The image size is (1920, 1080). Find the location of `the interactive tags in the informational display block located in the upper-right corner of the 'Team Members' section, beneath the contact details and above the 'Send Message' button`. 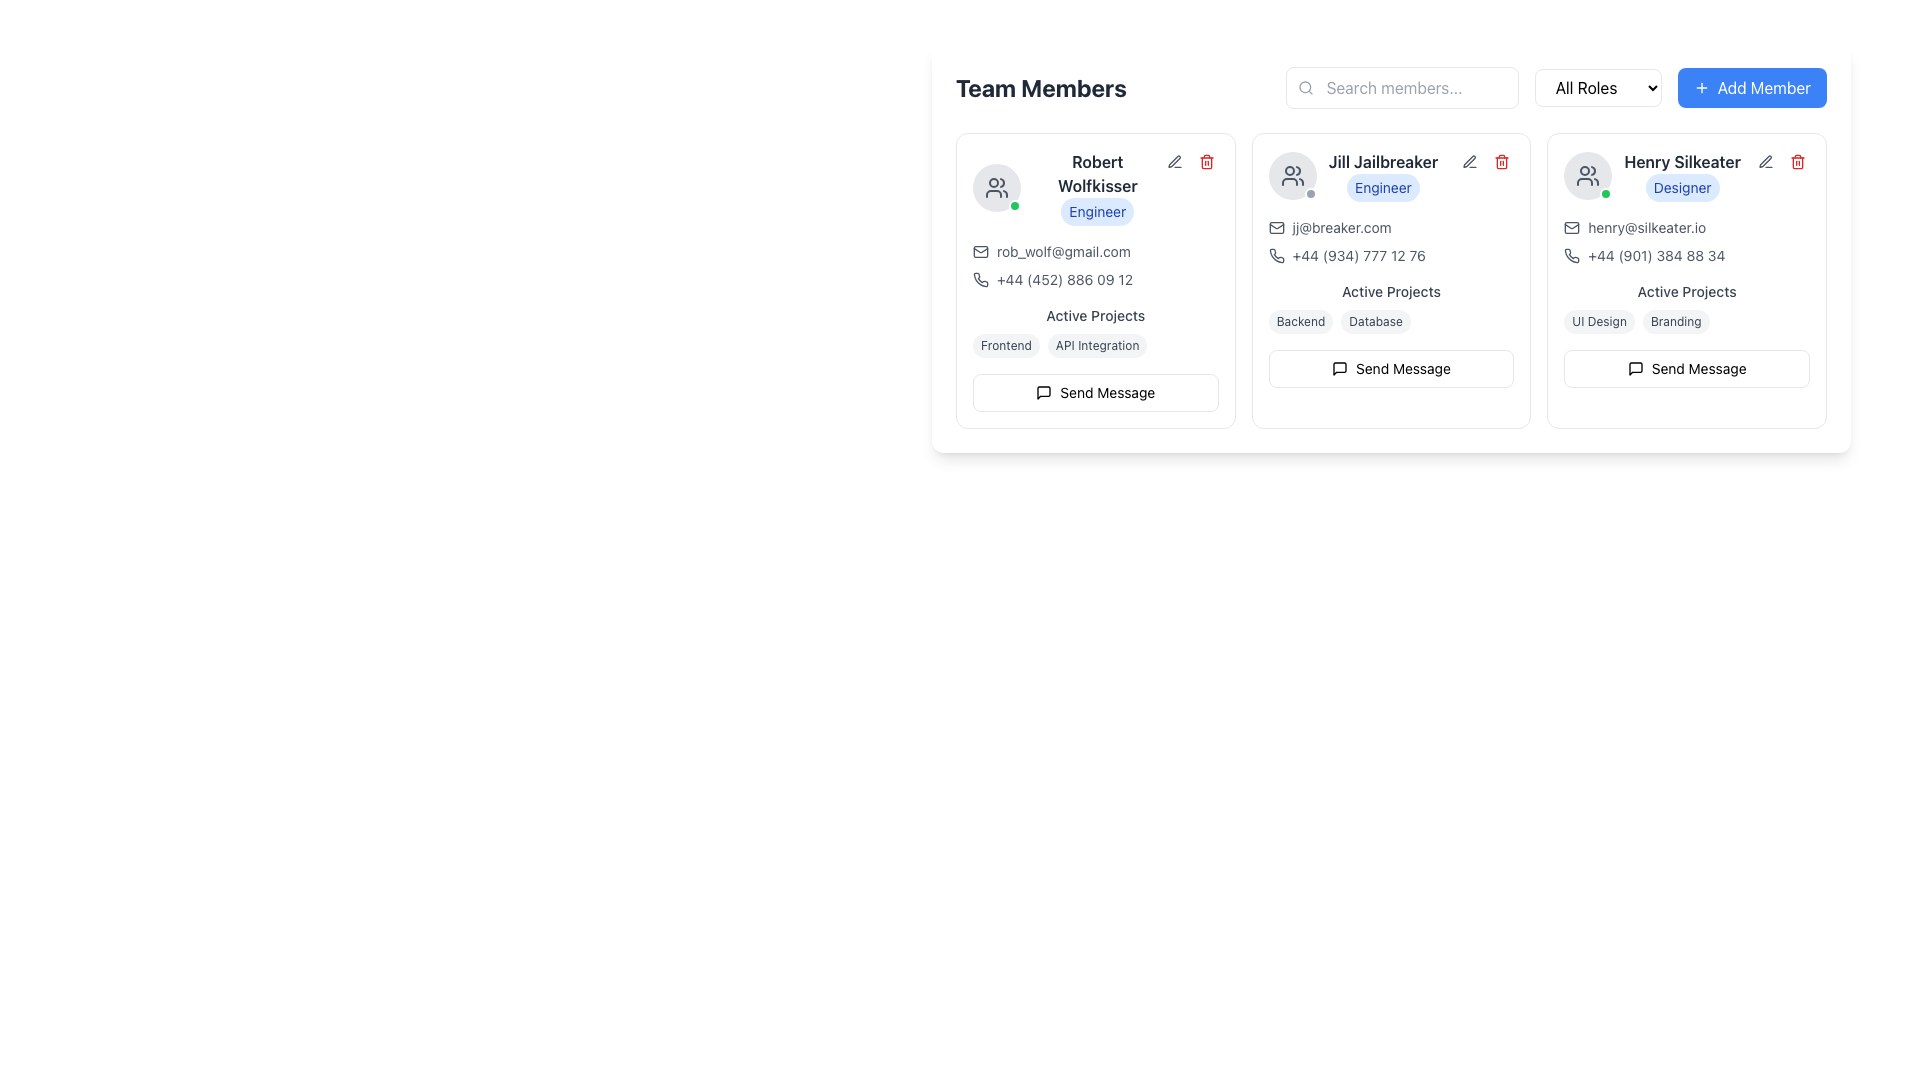

the interactive tags in the informational display block located in the upper-right corner of the 'Team Members' section, beneath the contact details and above the 'Send Message' button is located at coordinates (1685, 308).